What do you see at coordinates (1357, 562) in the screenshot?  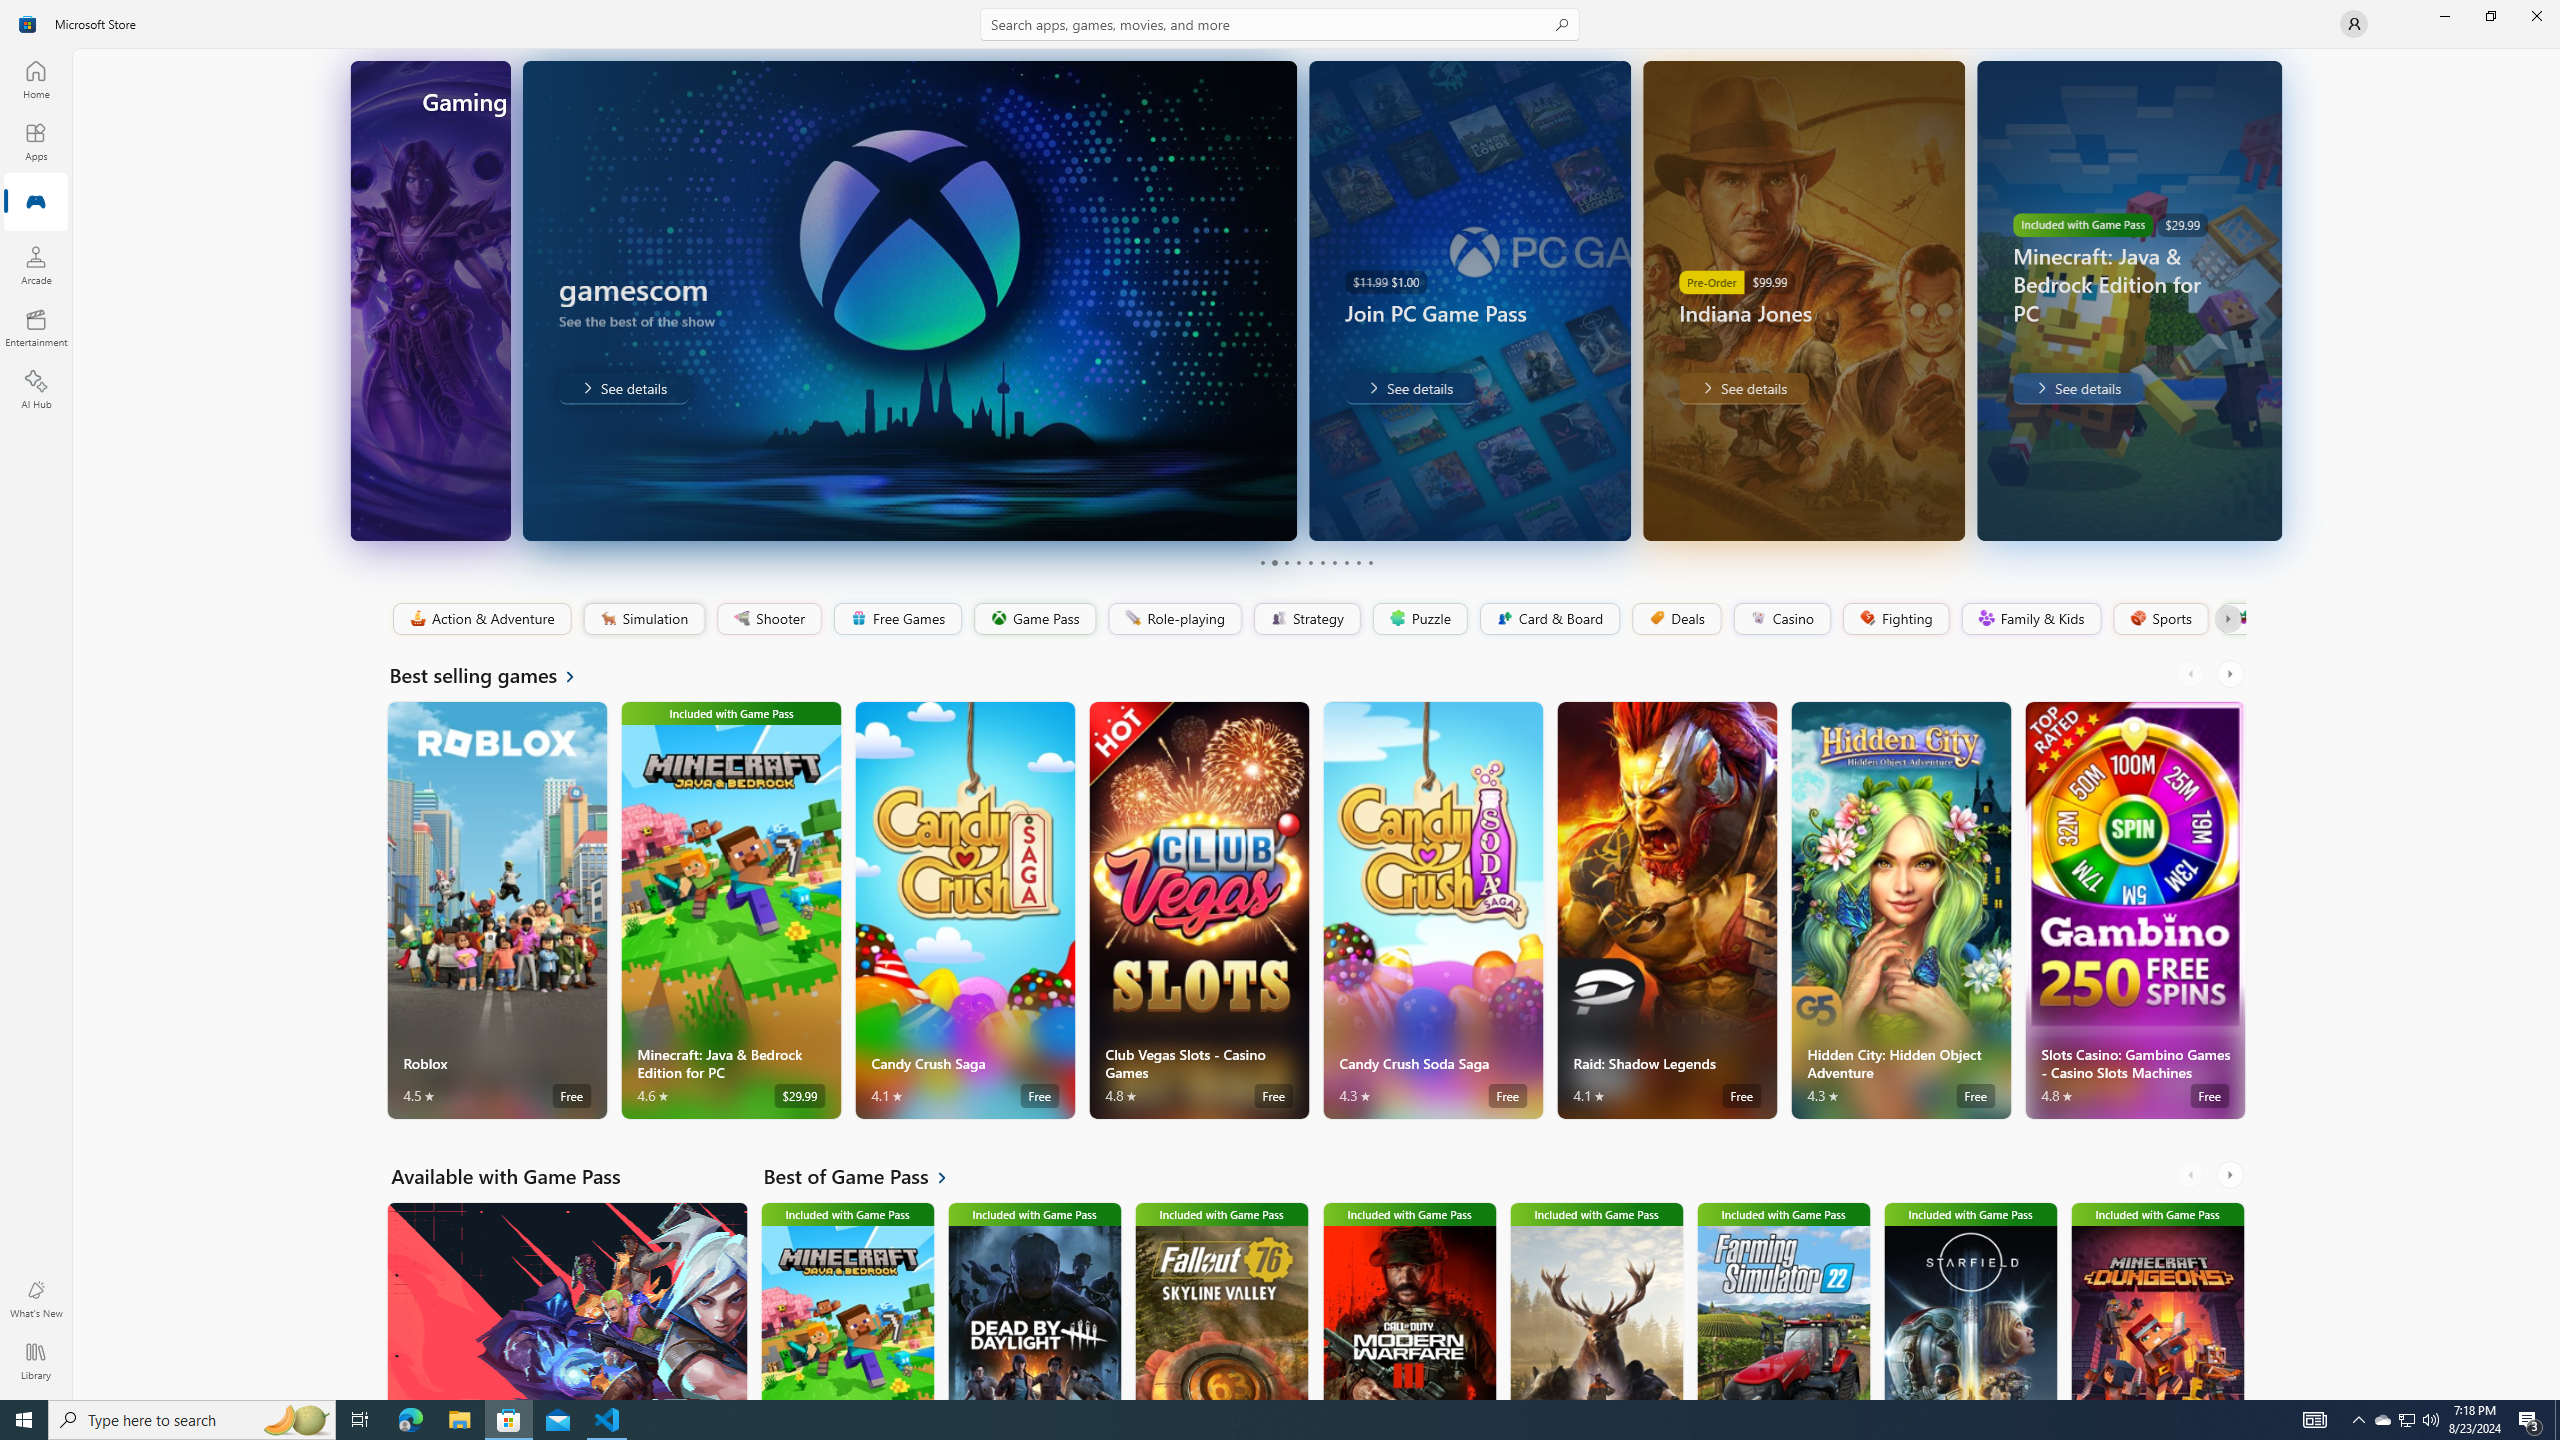 I see `'Page 9'` at bounding box center [1357, 562].